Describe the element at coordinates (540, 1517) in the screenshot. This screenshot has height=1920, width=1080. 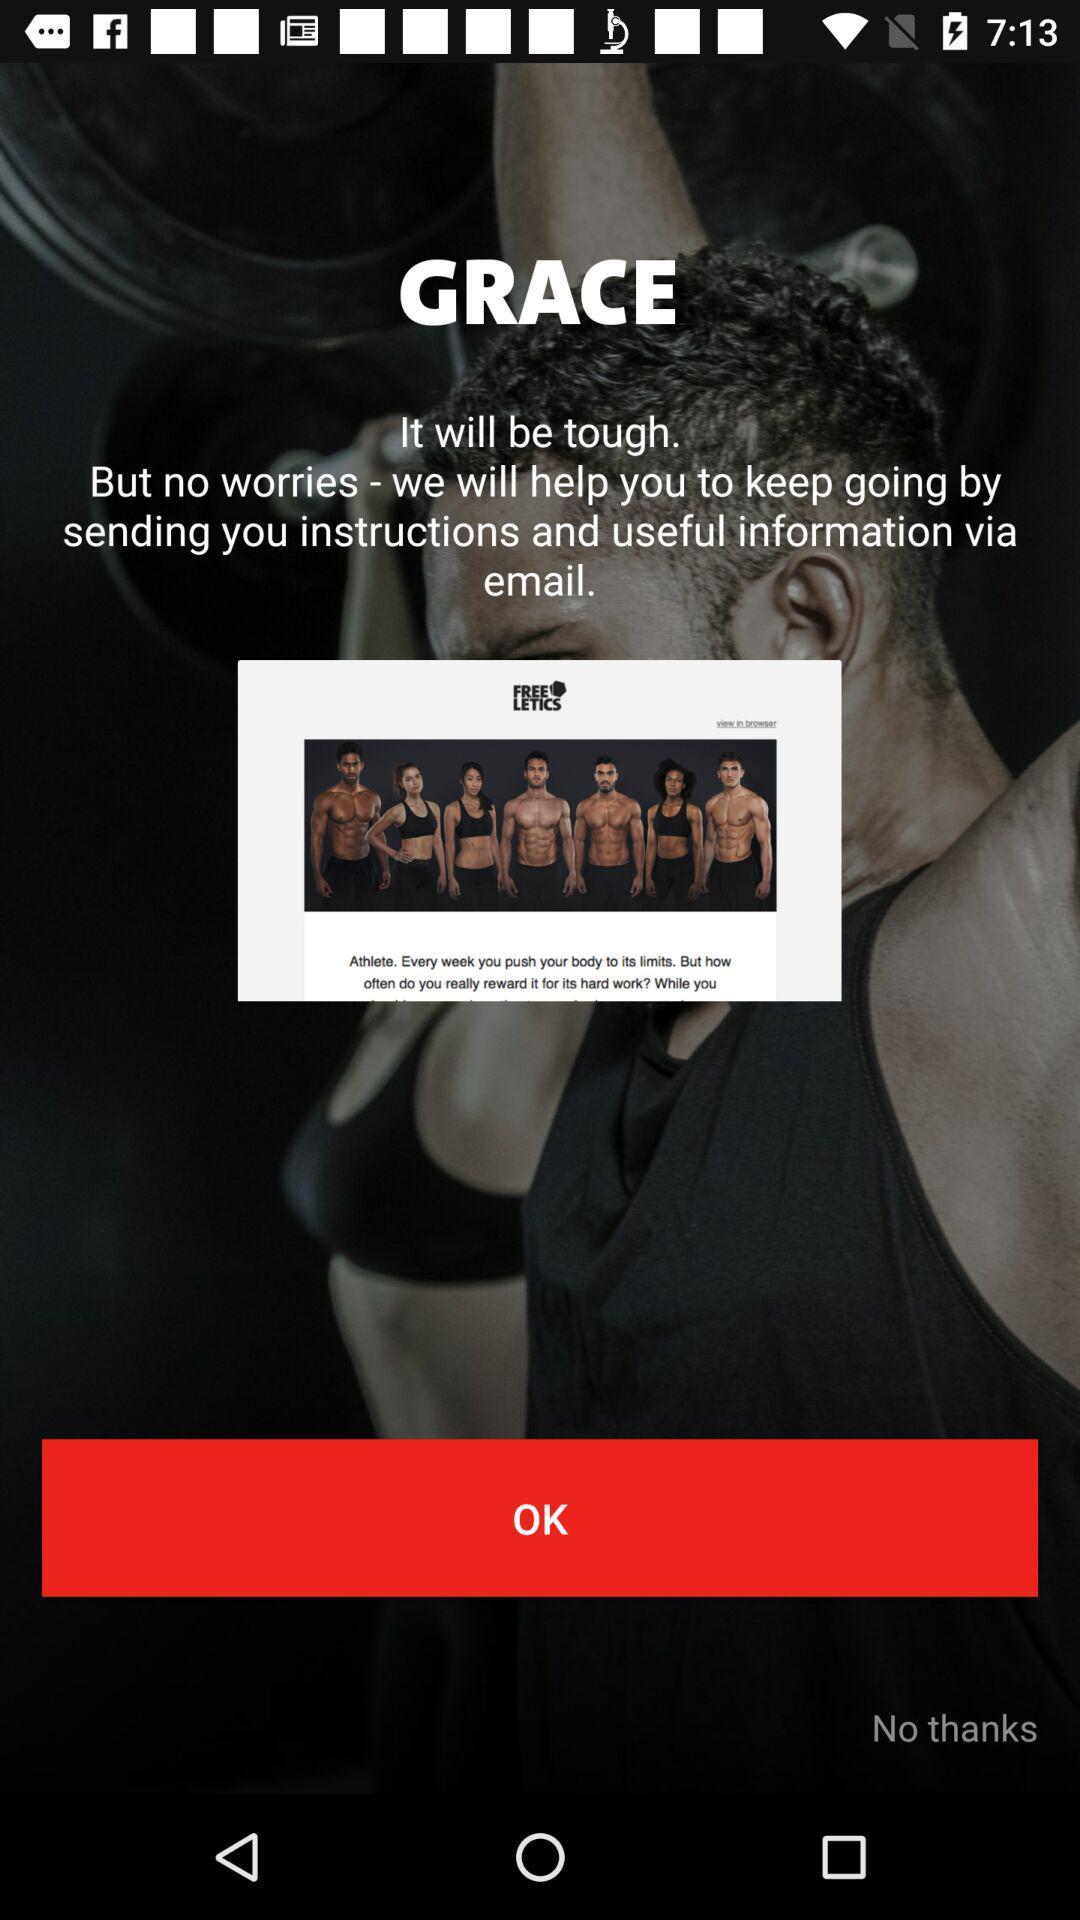
I see `the icon above no thanks item` at that location.